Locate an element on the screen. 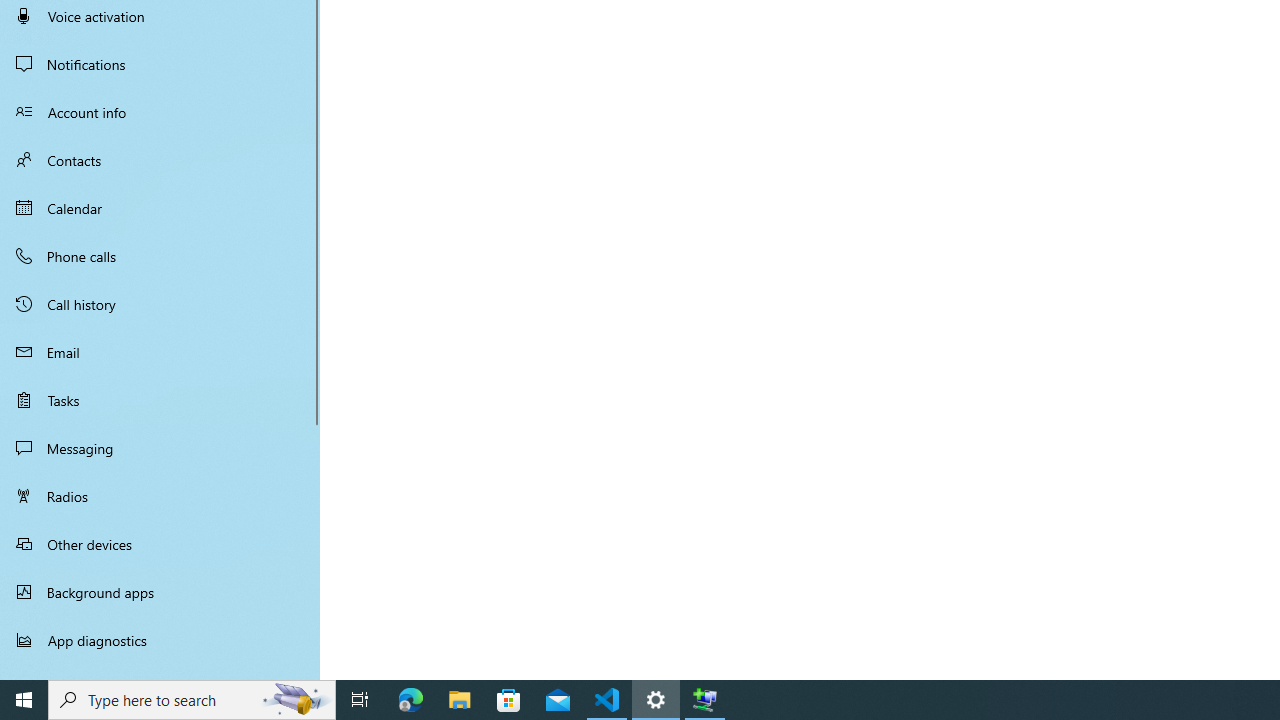  'Tasks' is located at coordinates (160, 399).